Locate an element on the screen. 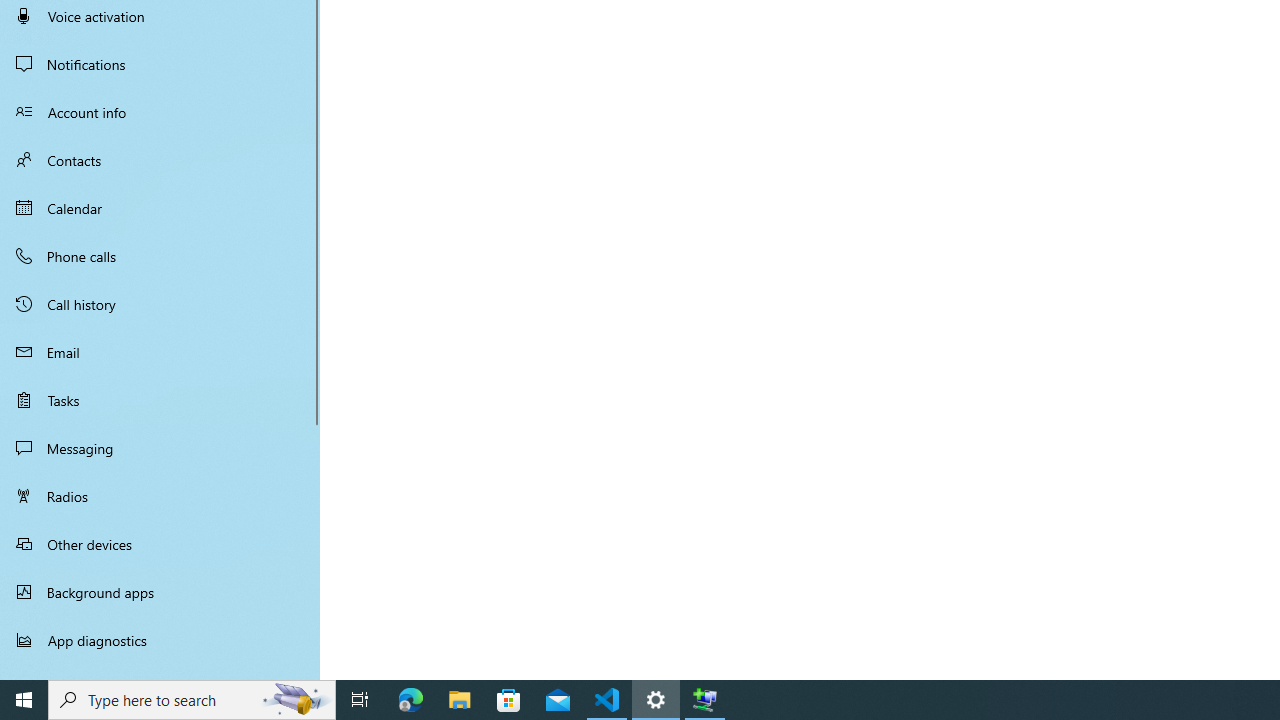  'Tasks' is located at coordinates (160, 399).